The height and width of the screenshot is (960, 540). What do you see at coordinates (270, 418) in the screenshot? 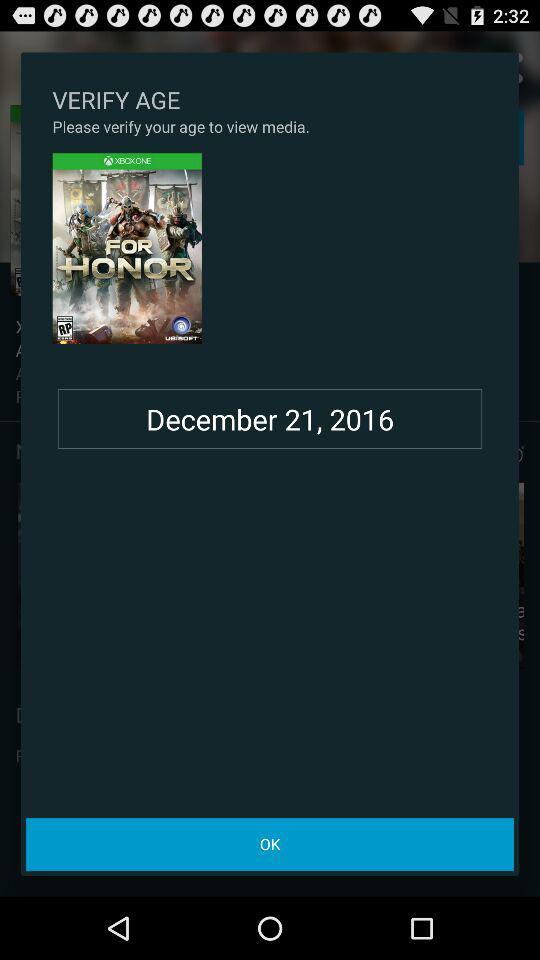
I see `the december 21, 2016 at the center` at bounding box center [270, 418].